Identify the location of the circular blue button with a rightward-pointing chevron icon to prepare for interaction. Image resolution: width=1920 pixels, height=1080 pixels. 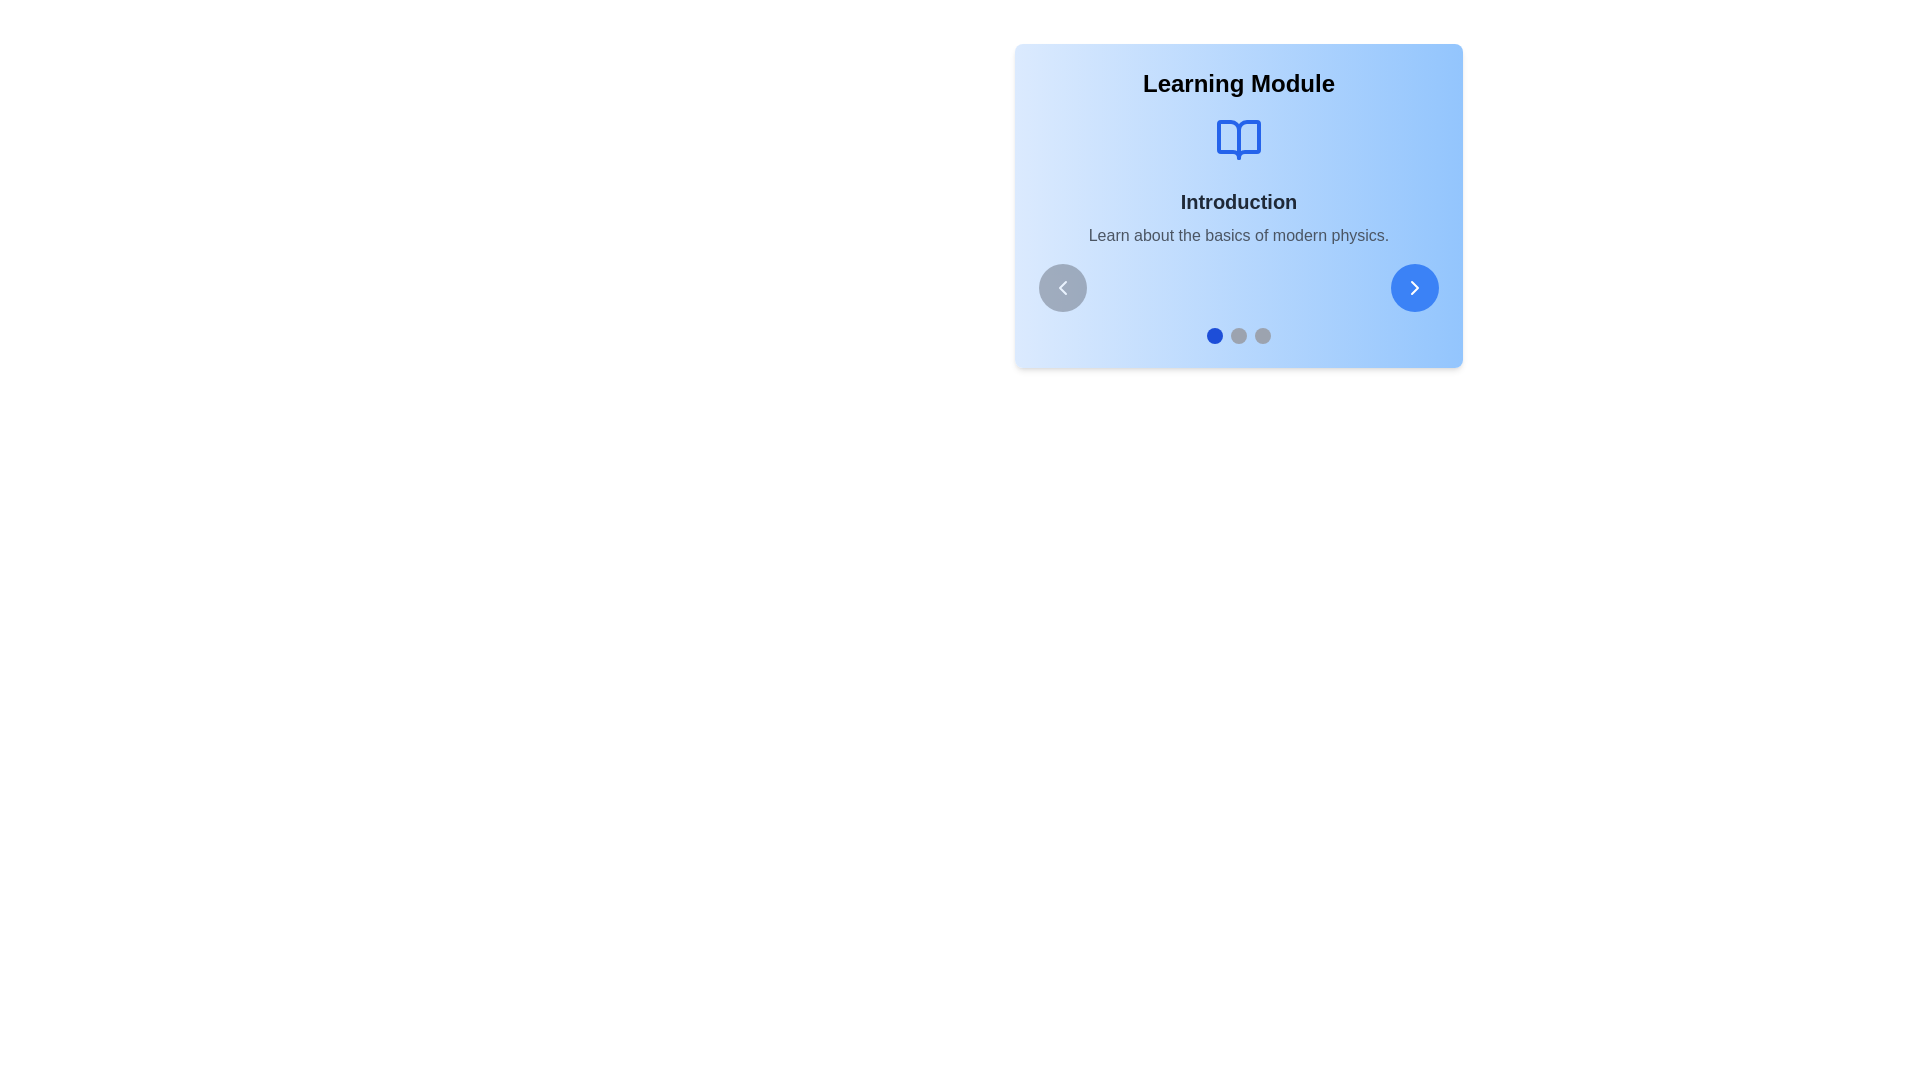
(1414, 288).